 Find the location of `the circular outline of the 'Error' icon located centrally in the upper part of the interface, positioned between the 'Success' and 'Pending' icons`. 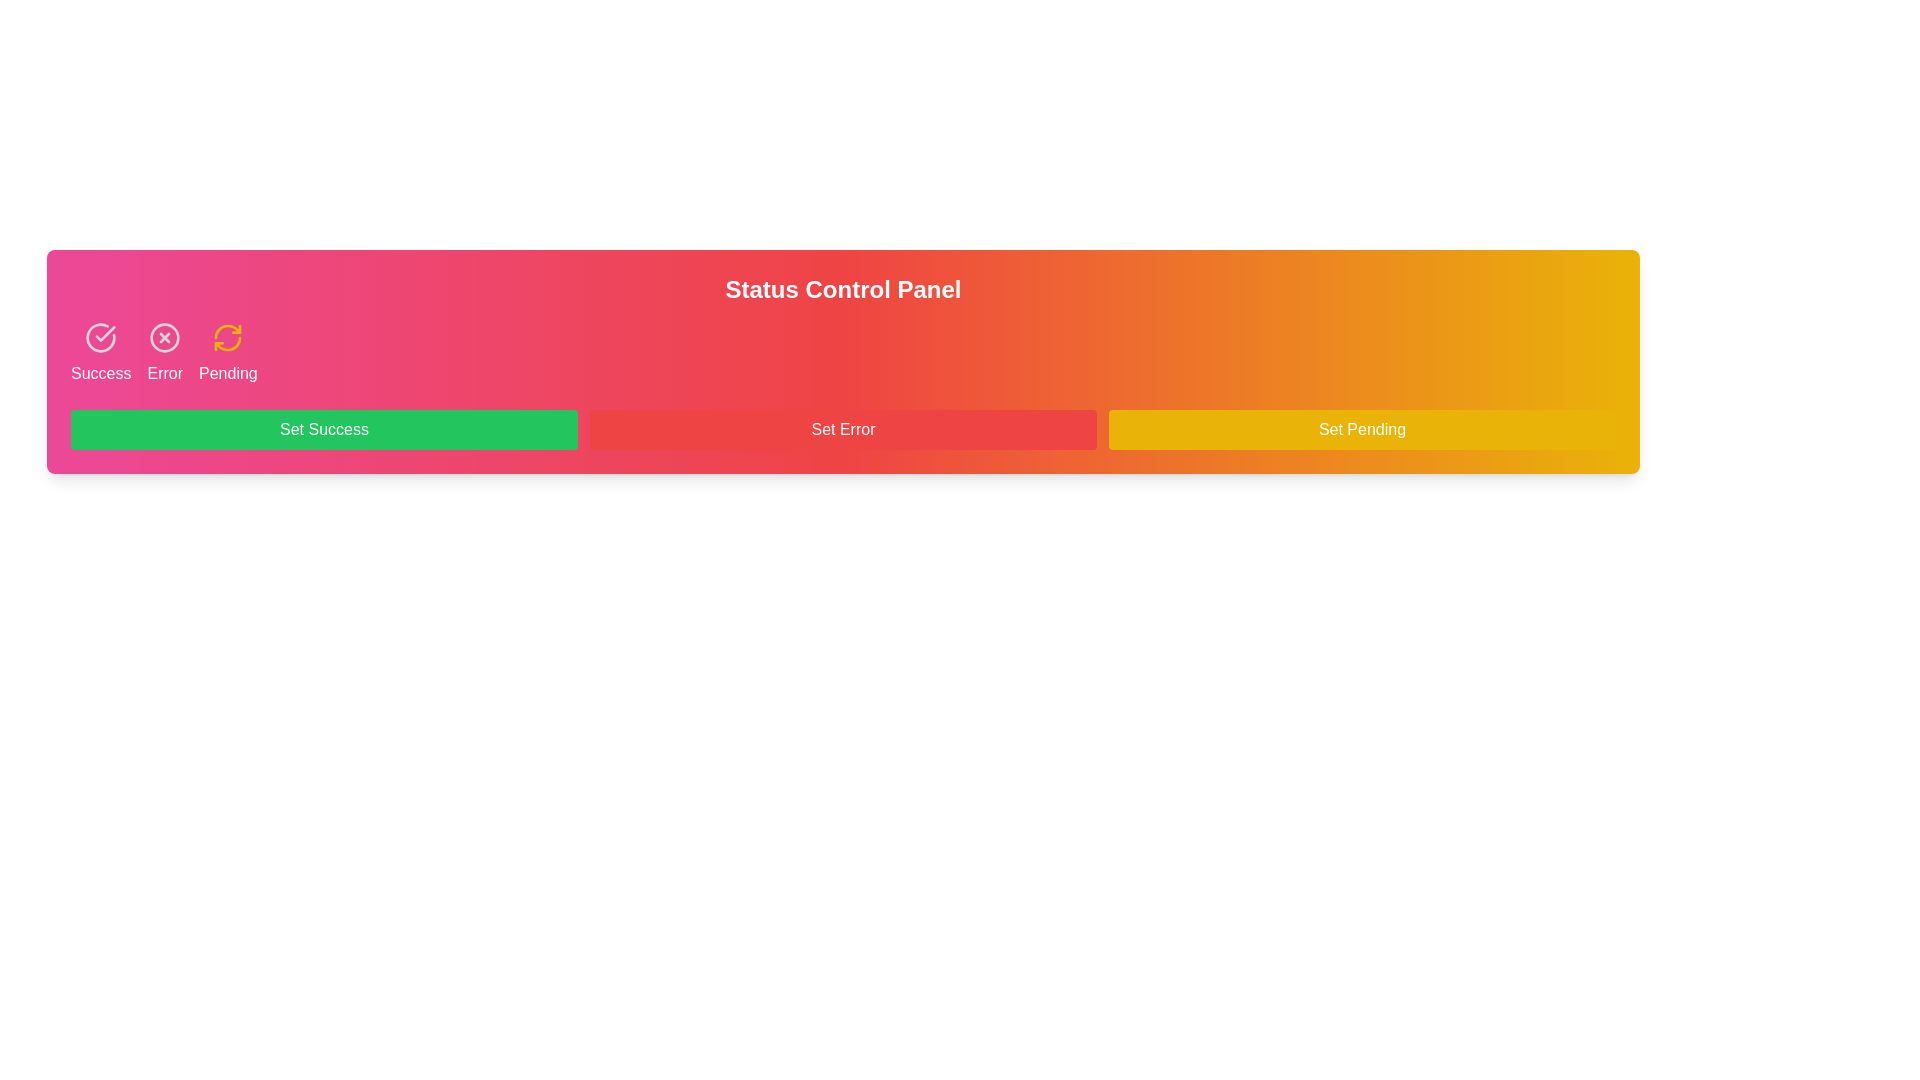

the circular outline of the 'Error' icon located centrally in the upper part of the interface, positioned between the 'Success' and 'Pending' icons is located at coordinates (165, 337).